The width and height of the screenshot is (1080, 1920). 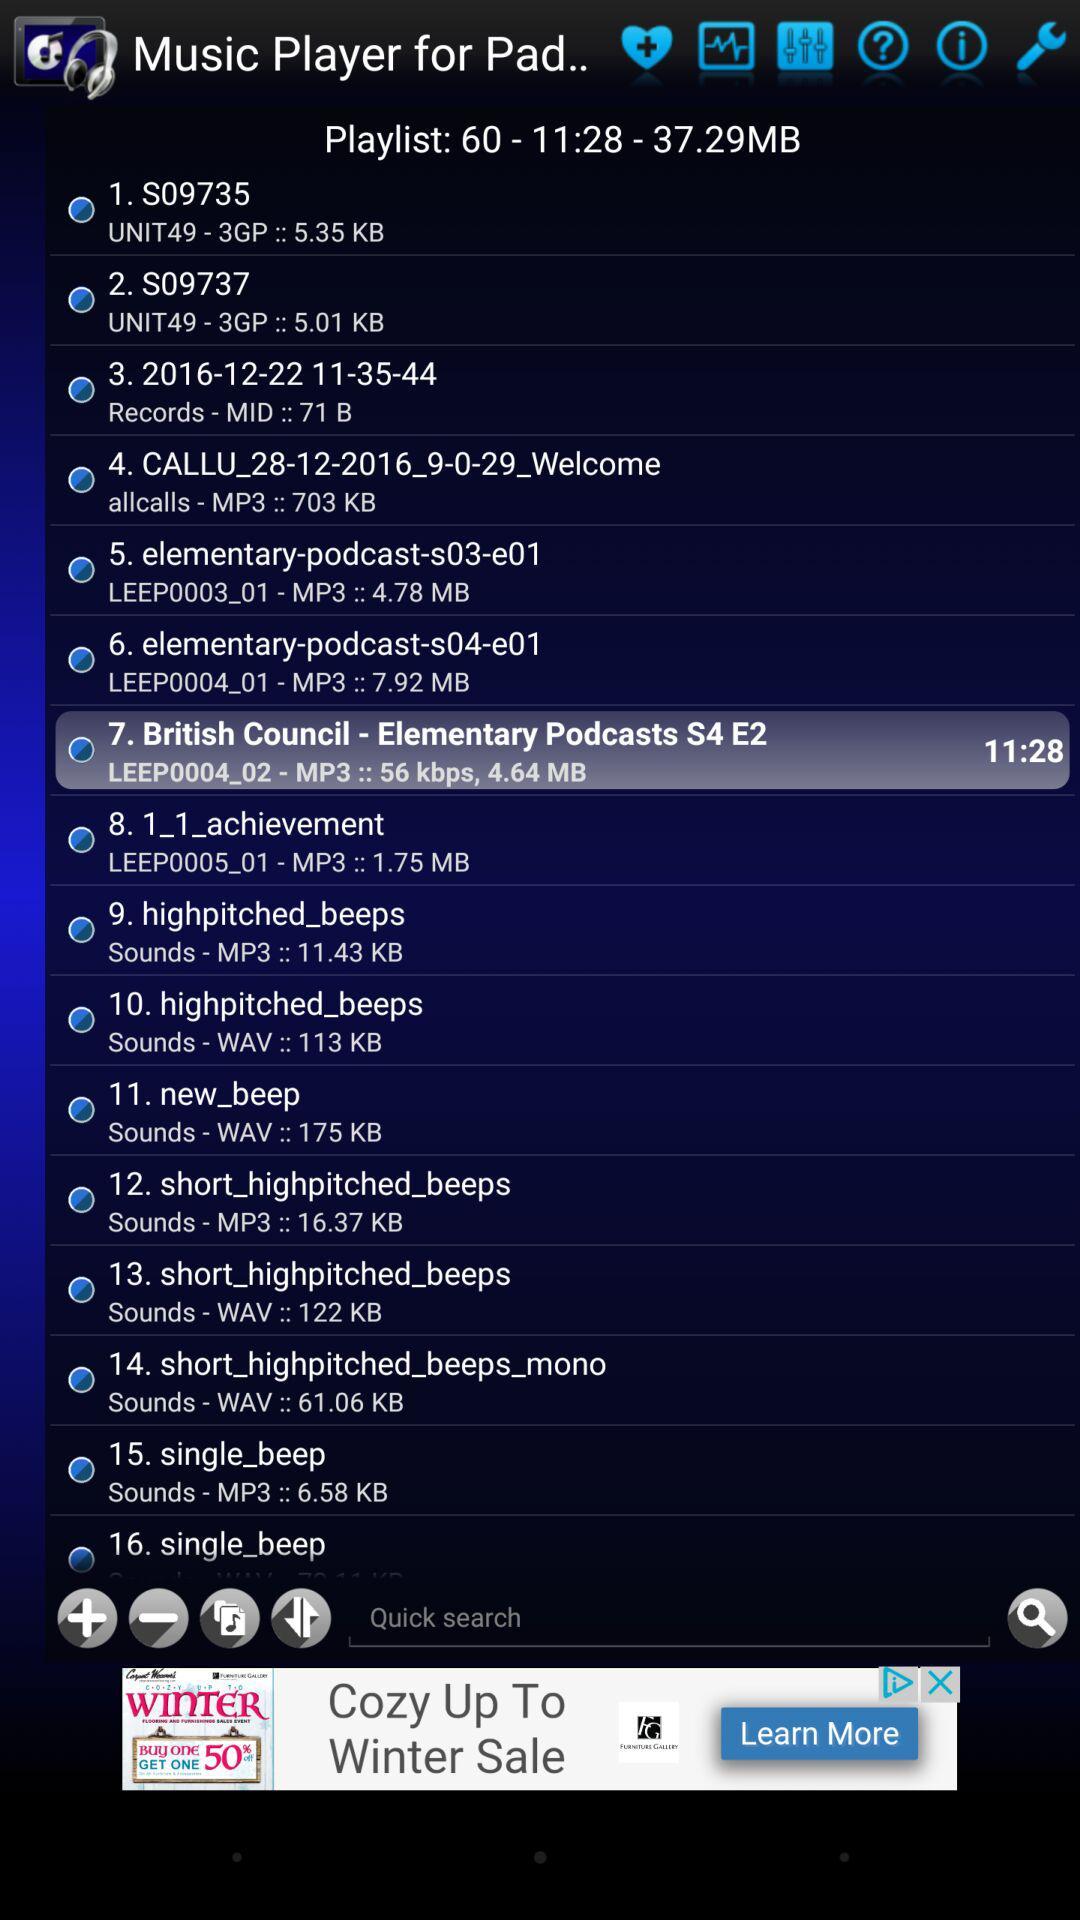 What do you see at coordinates (157, 1618) in the screenshot?
I see `delete song from playlist` at bounding box center [157, 1618].